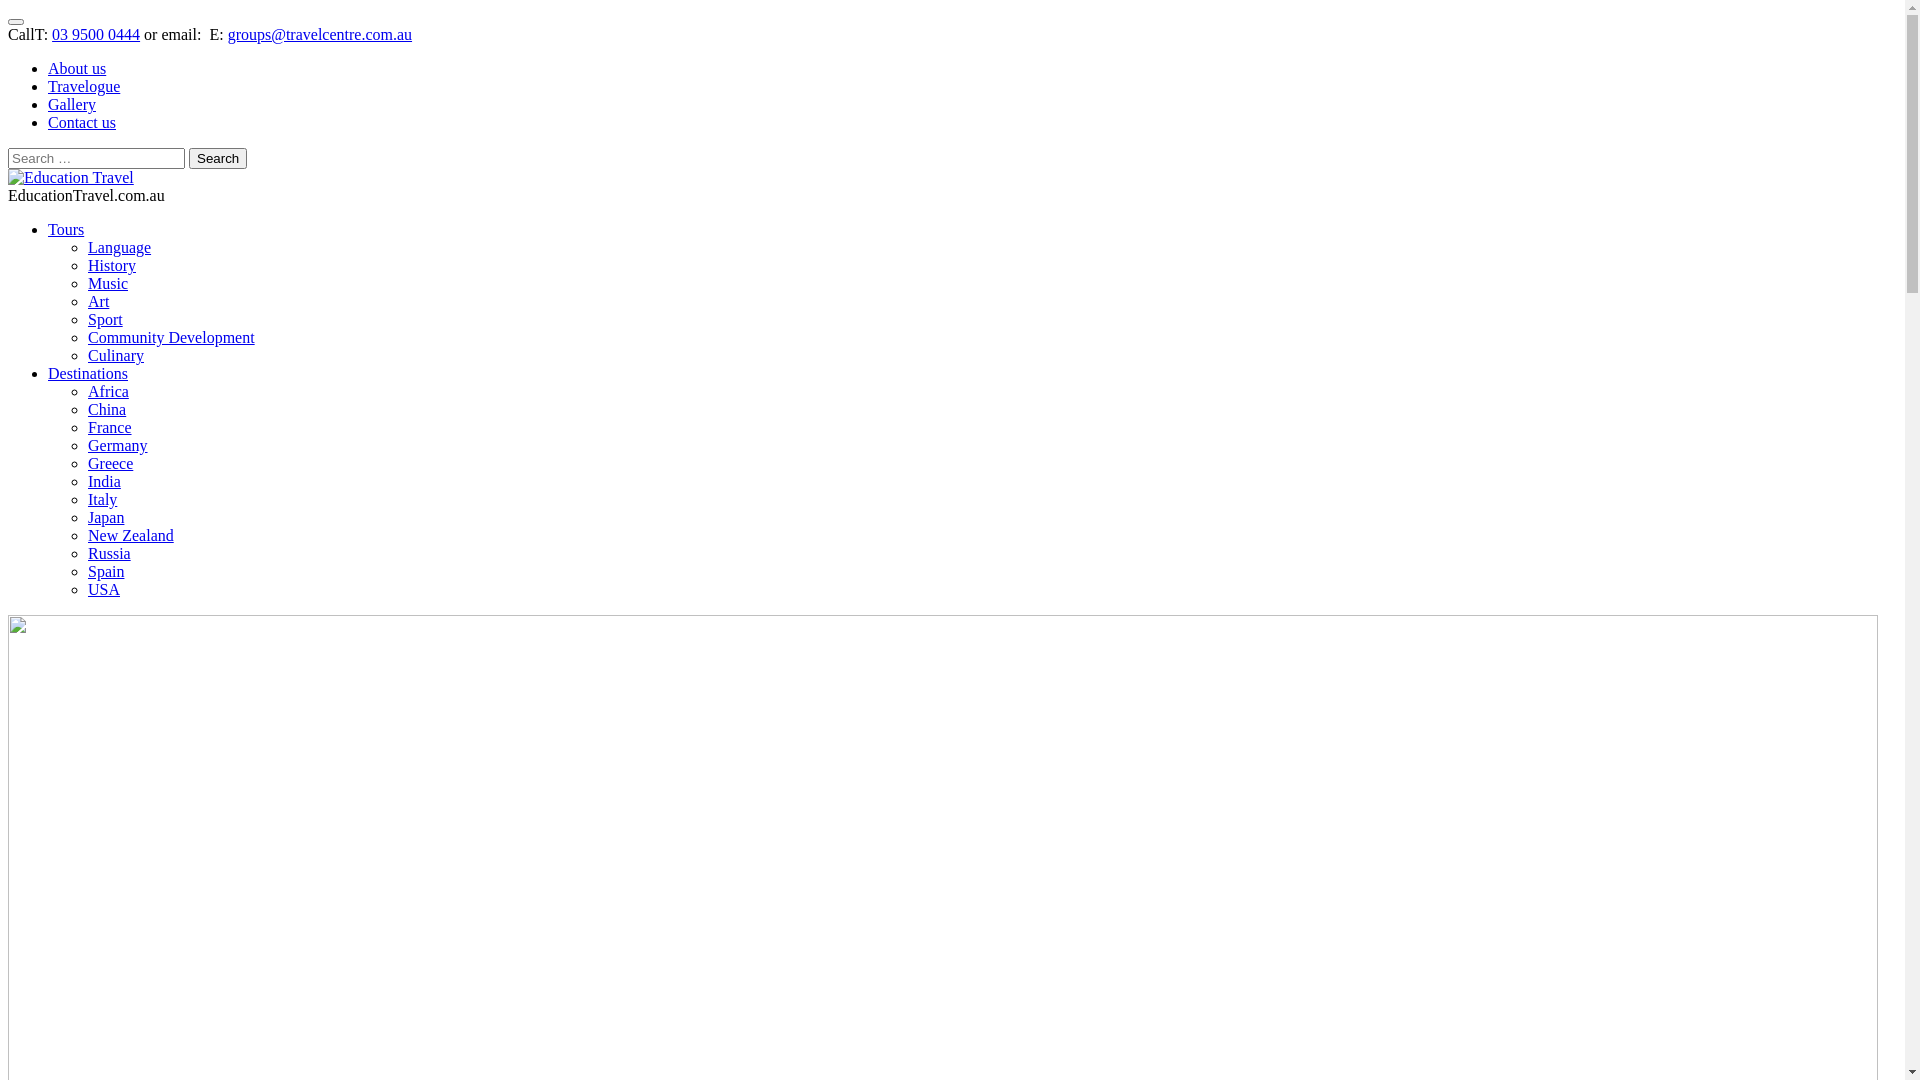  What do you see at coordinates (48, 228) in the screenshot?
I see `'Tours'` at bounding box center [48, 228].